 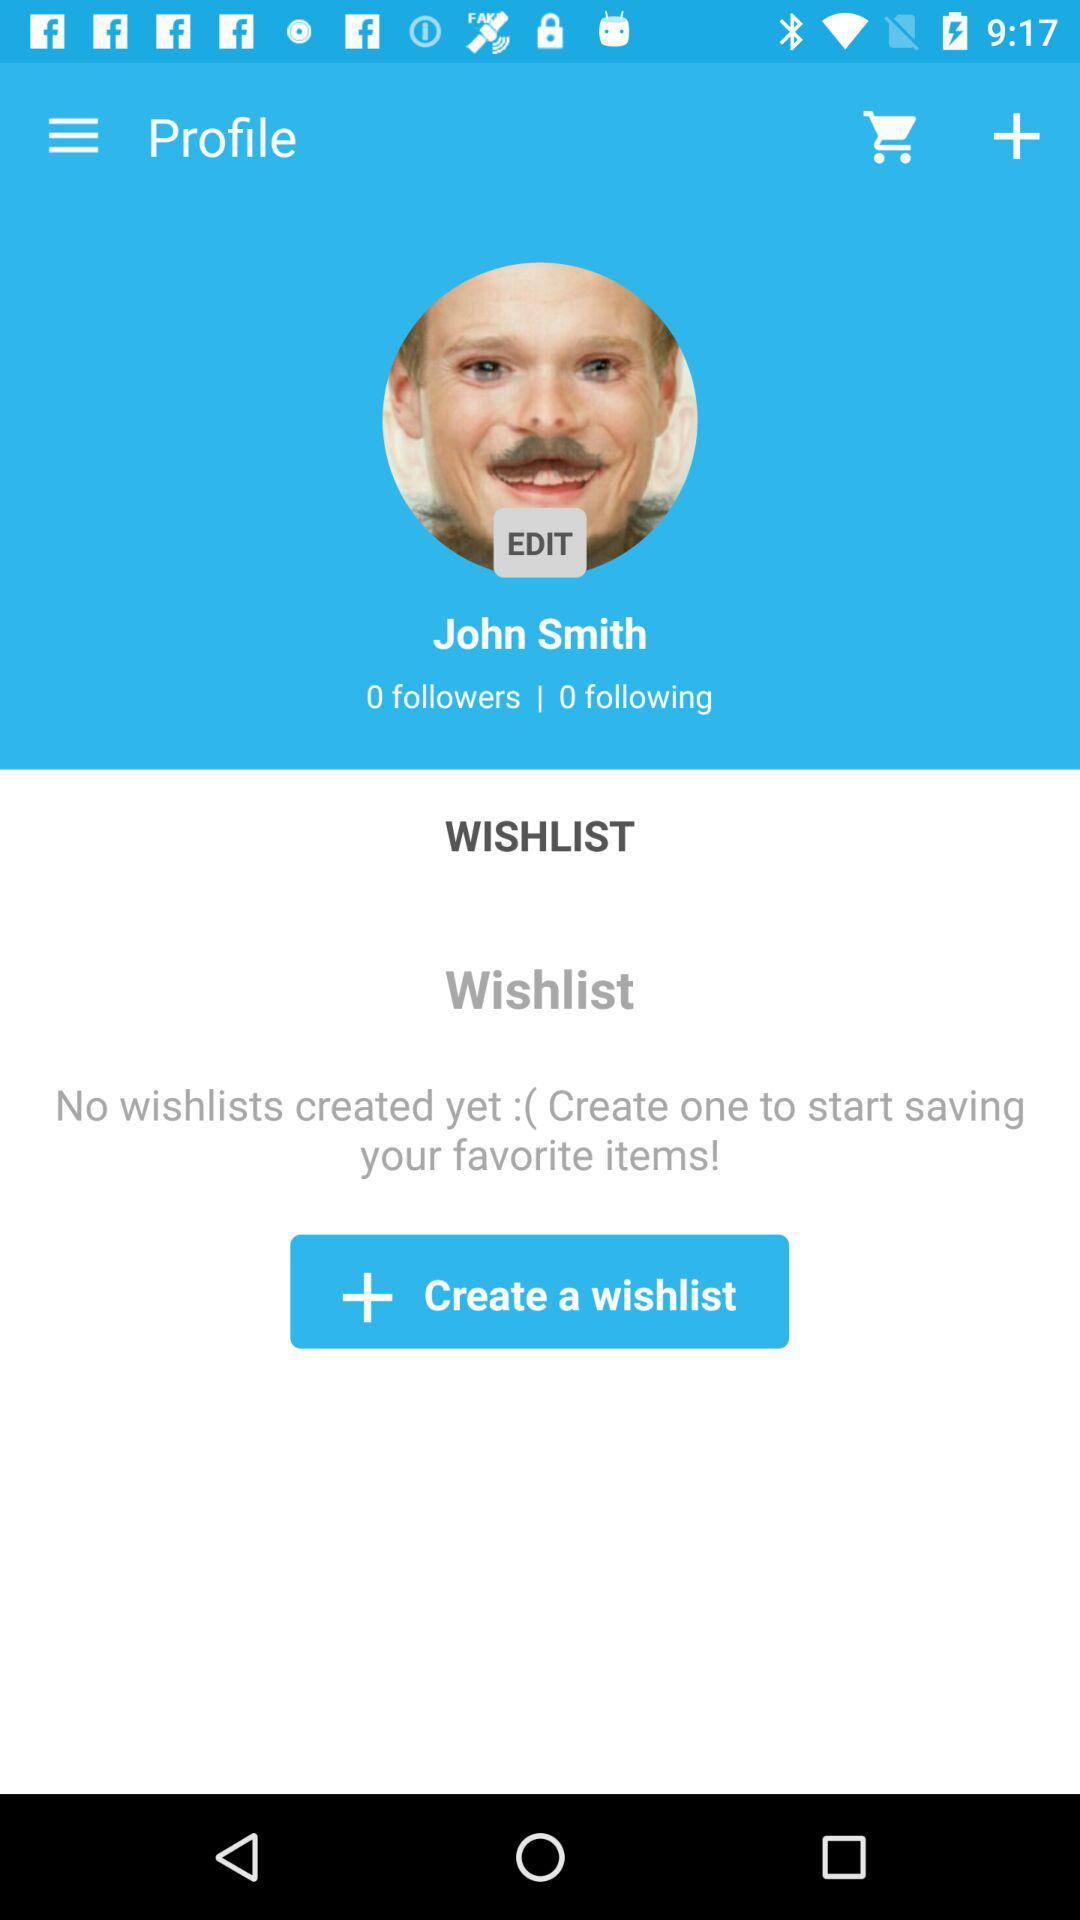 What do you see at coordinates (540, 695) in the screenshot?
I see `icon above wishlist icon` at bounding box center [540, 695].